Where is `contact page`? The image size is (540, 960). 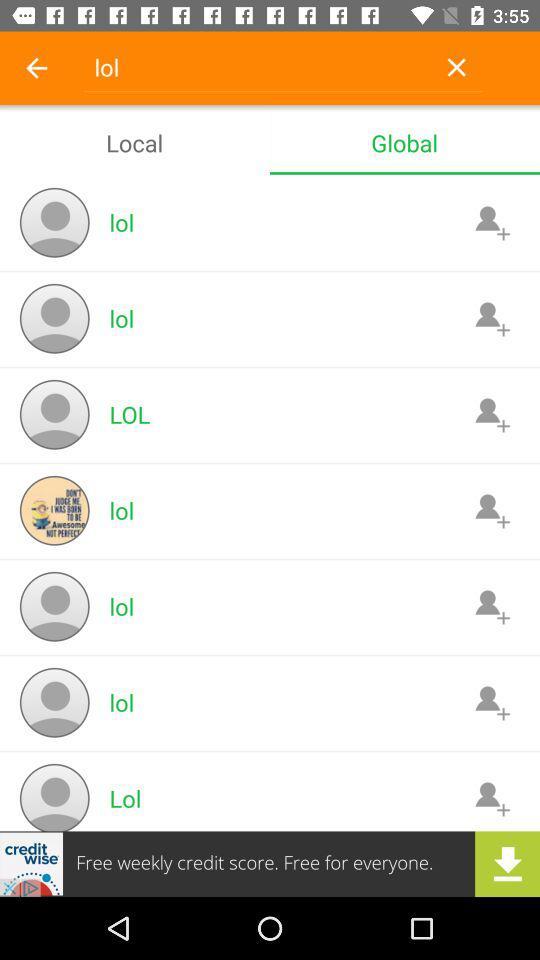 contact page is located at coordinates (491, 798).